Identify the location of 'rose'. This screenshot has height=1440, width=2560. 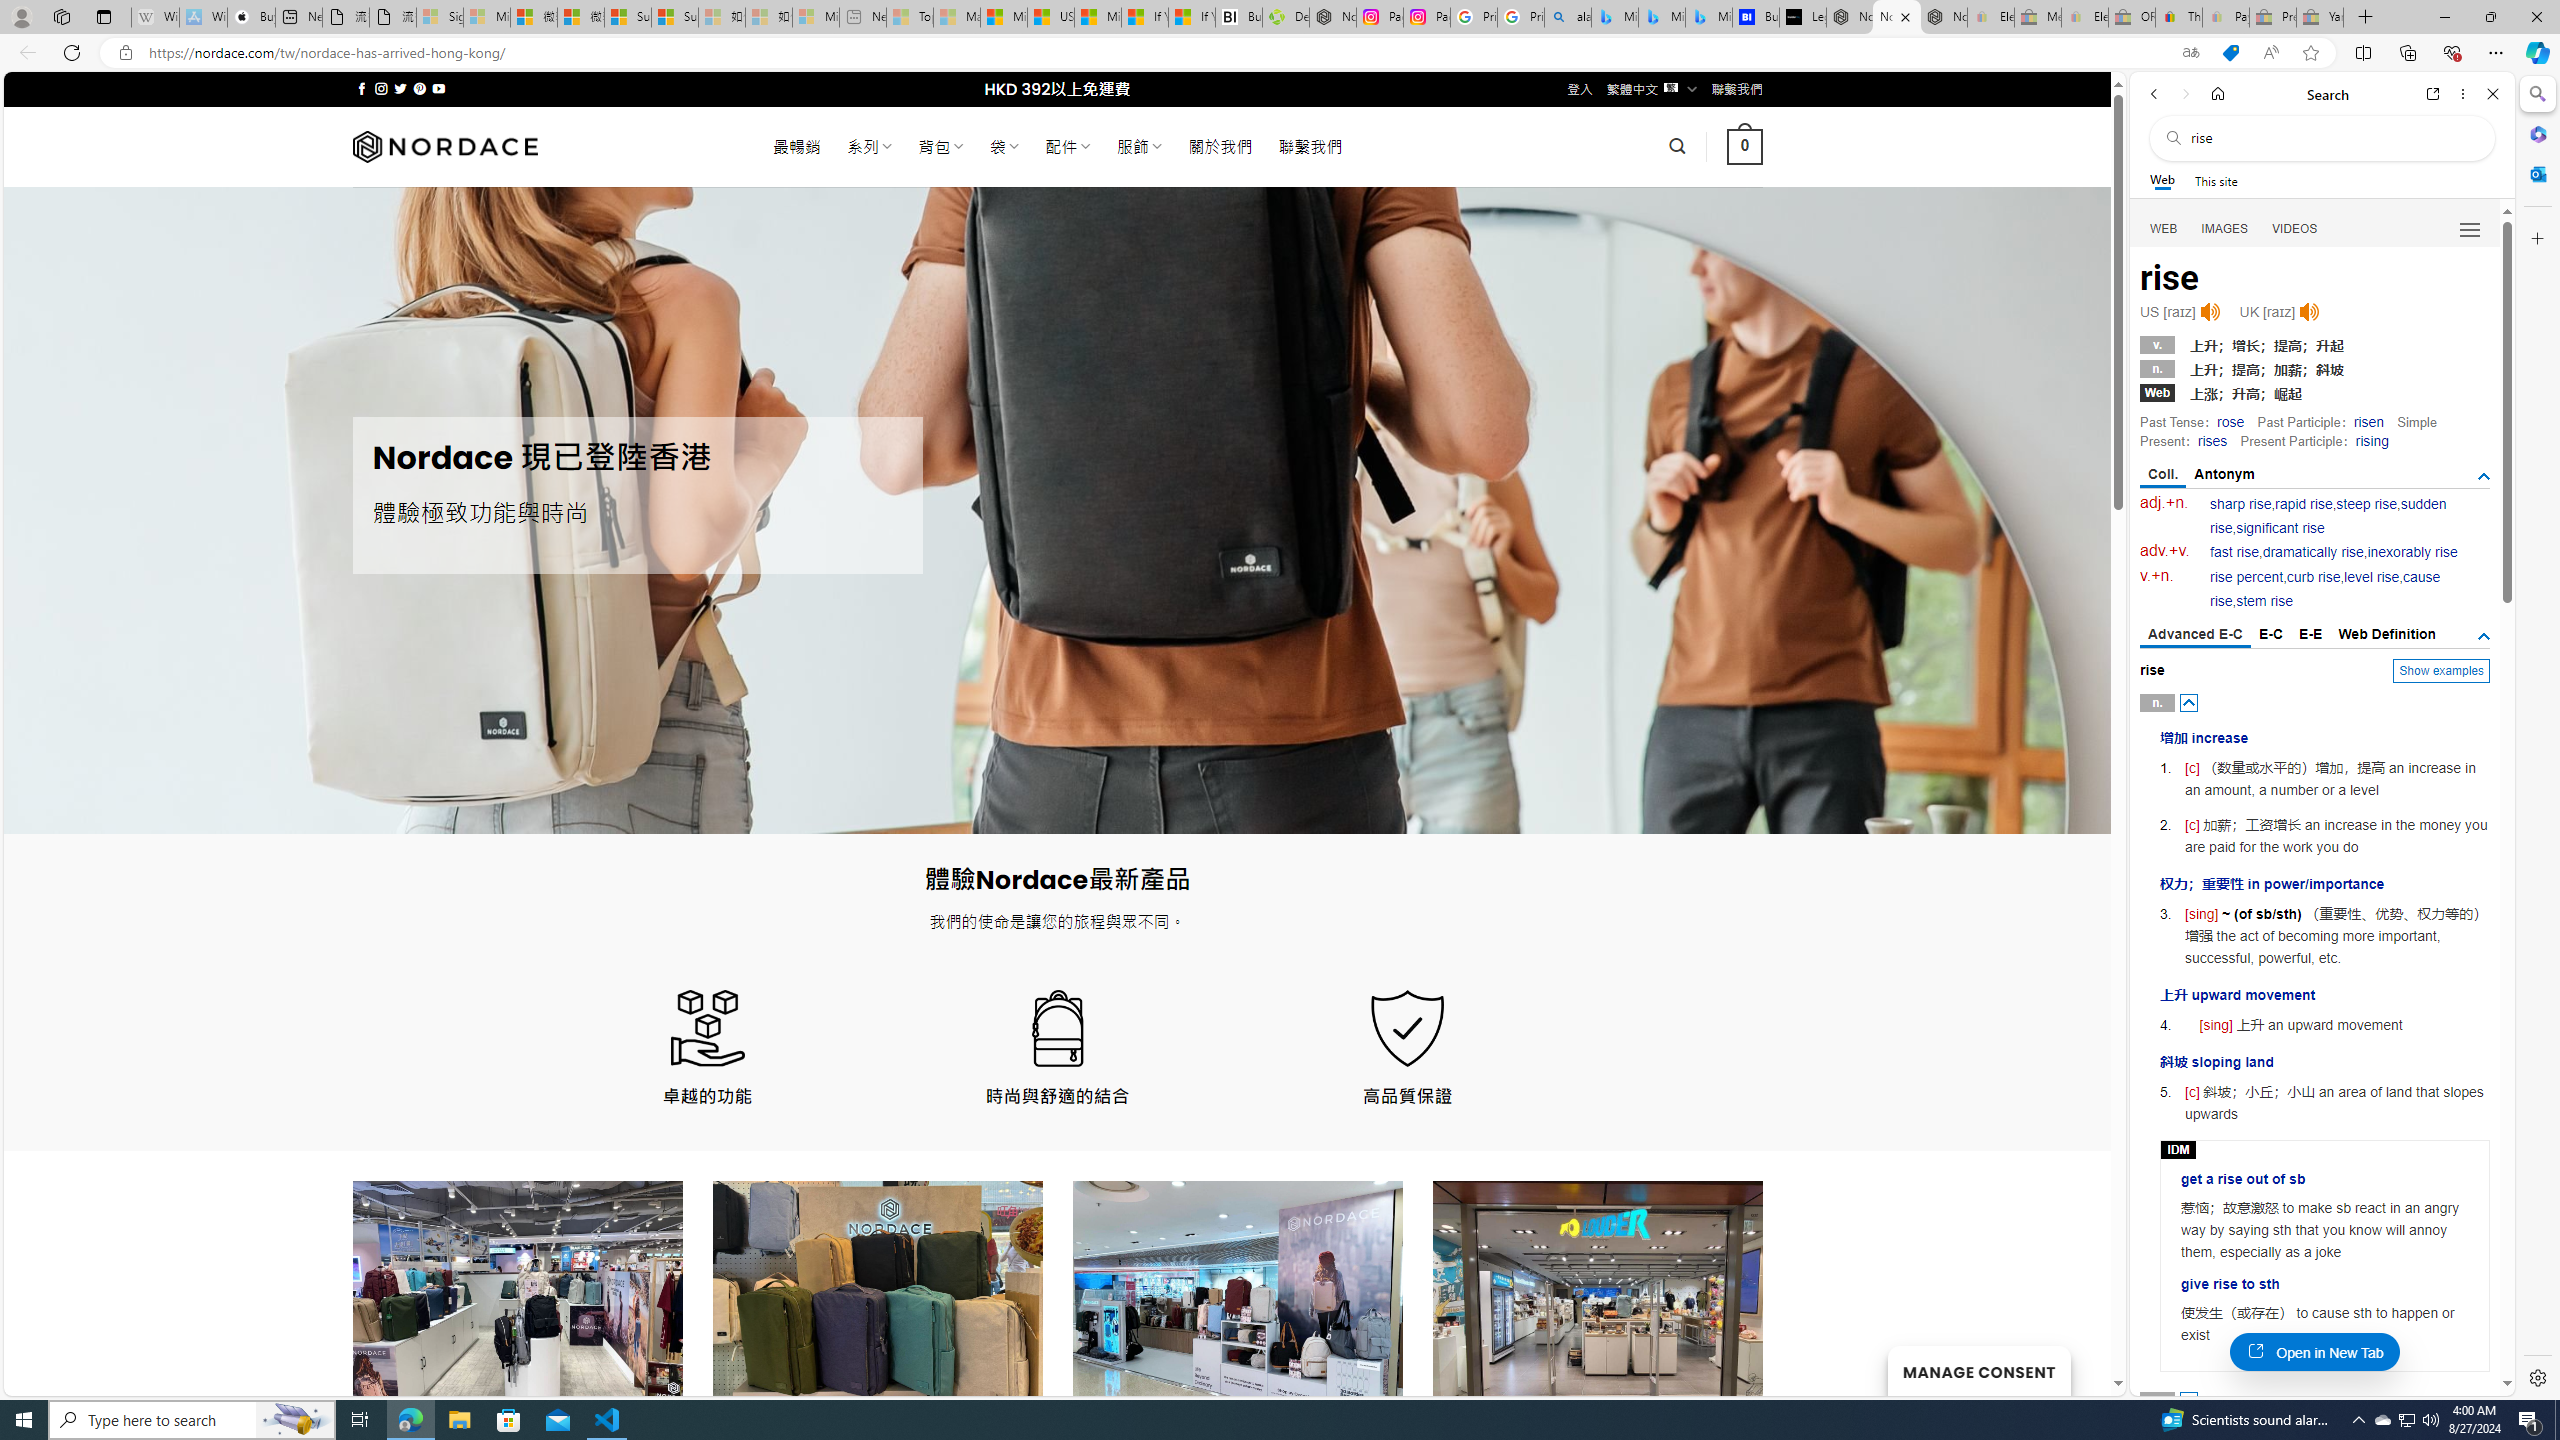
(2230, 421).